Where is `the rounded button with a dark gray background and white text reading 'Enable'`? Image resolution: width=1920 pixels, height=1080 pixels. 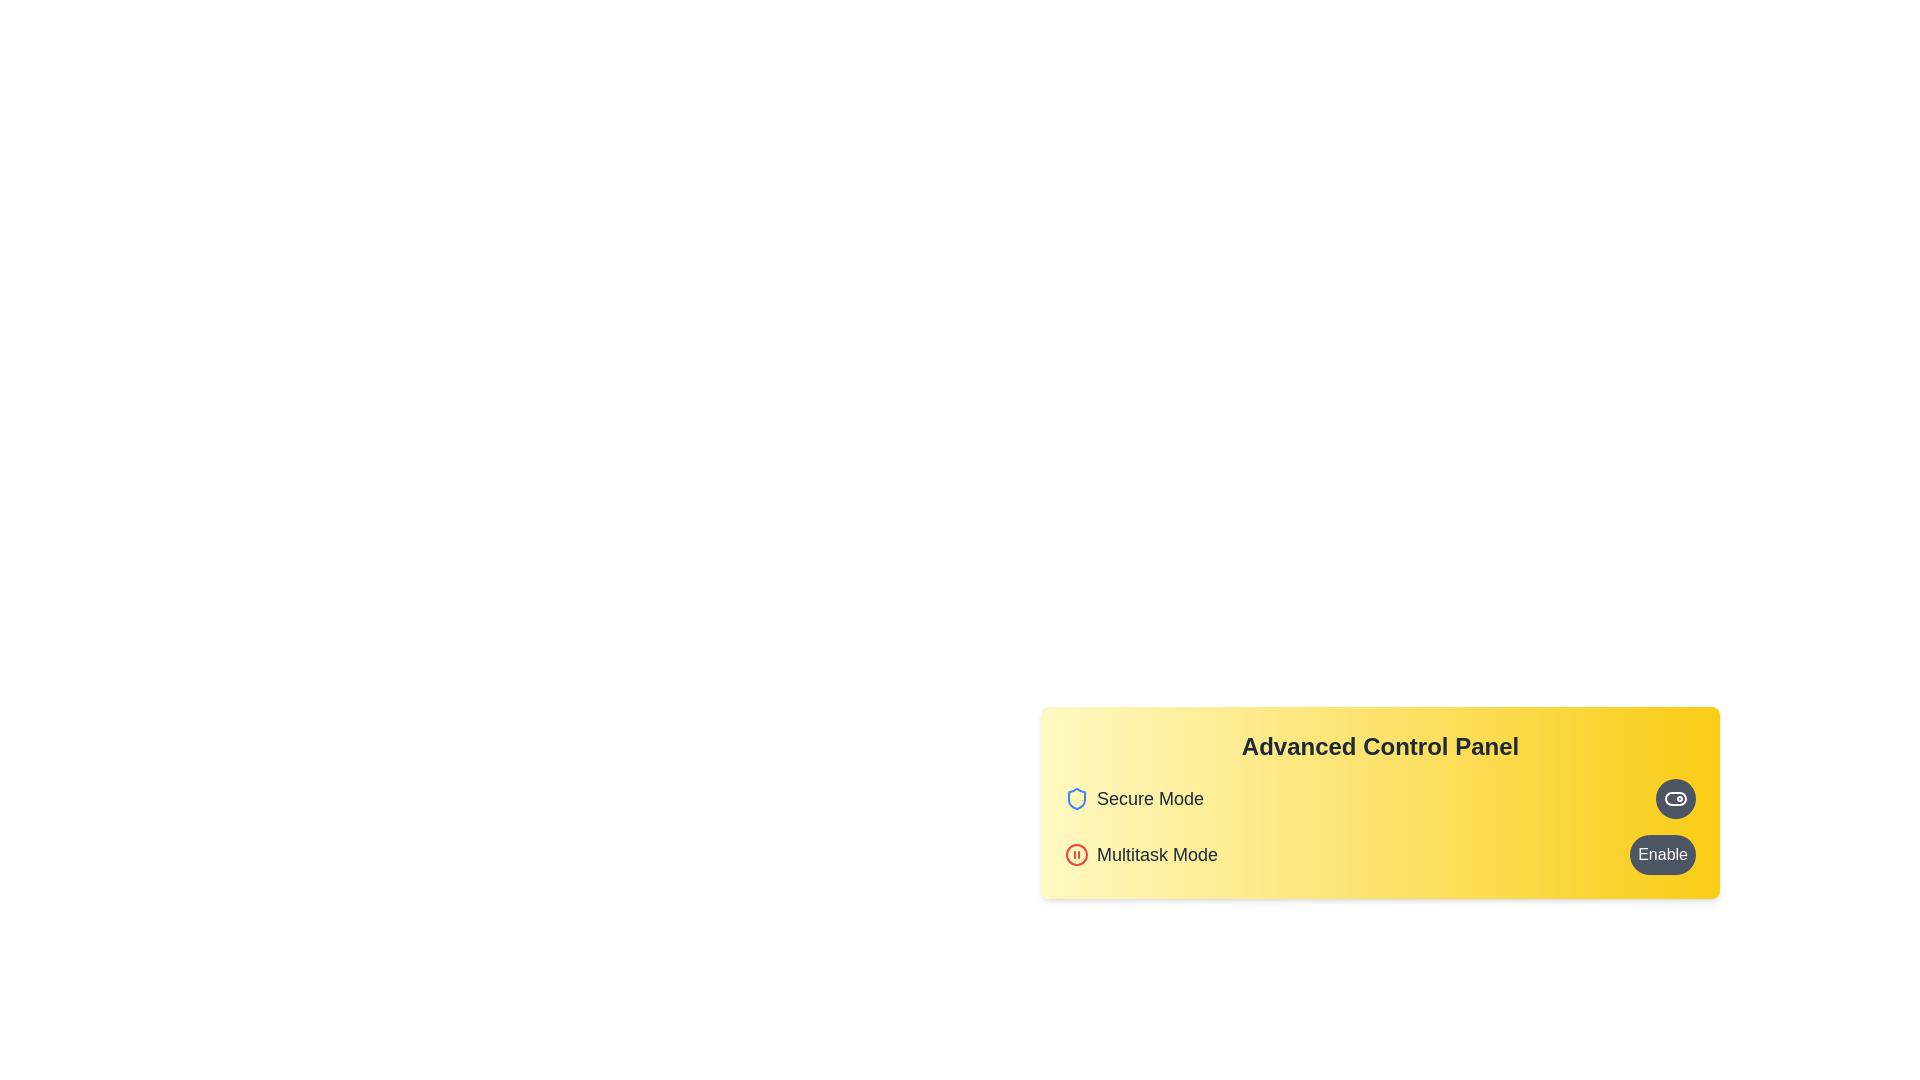 the rounded button with a dark gray background and white text reading 'Enable' is located at coordinates (1662, 855).